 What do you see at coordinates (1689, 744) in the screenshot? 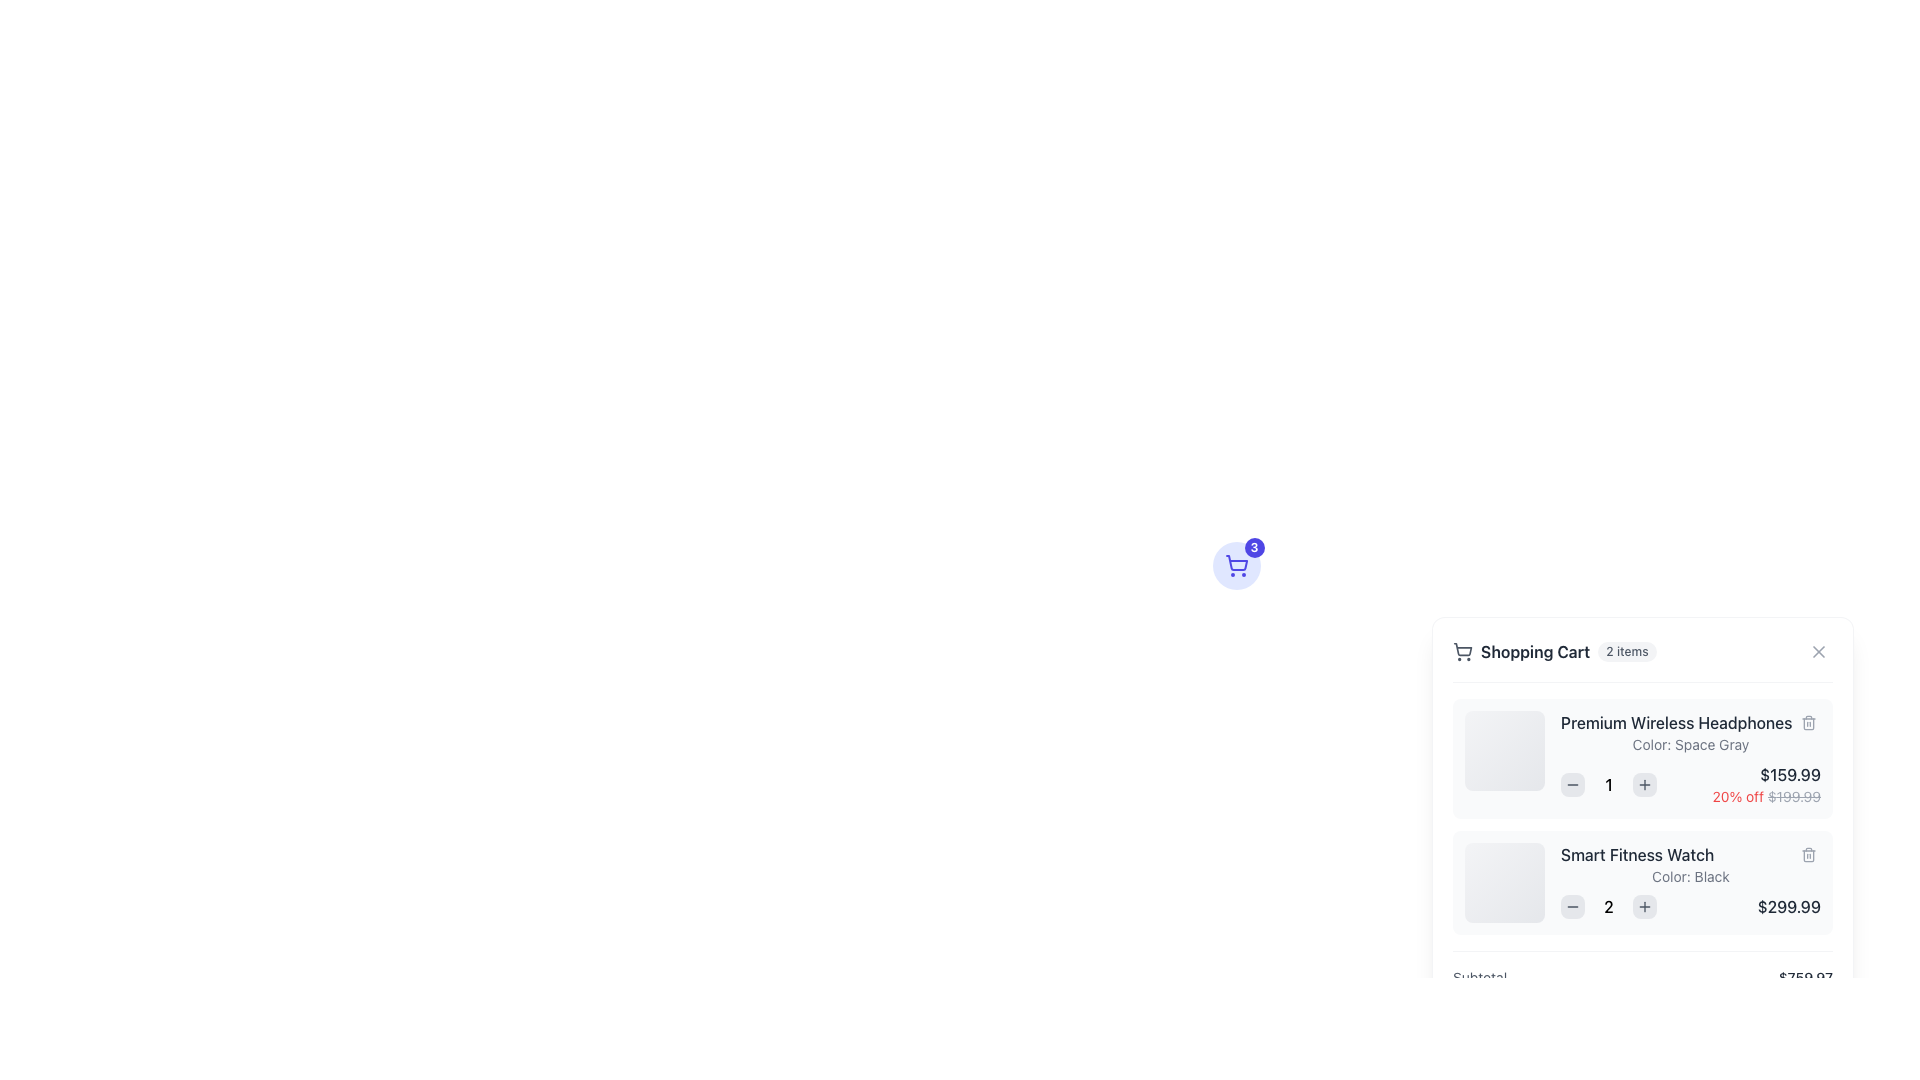
I see `the text label displaying 'Color: Space Gray' located below the title 'Premium Wireless Headphones' in the shopping cart interface` at bounding box center [1689, 744].